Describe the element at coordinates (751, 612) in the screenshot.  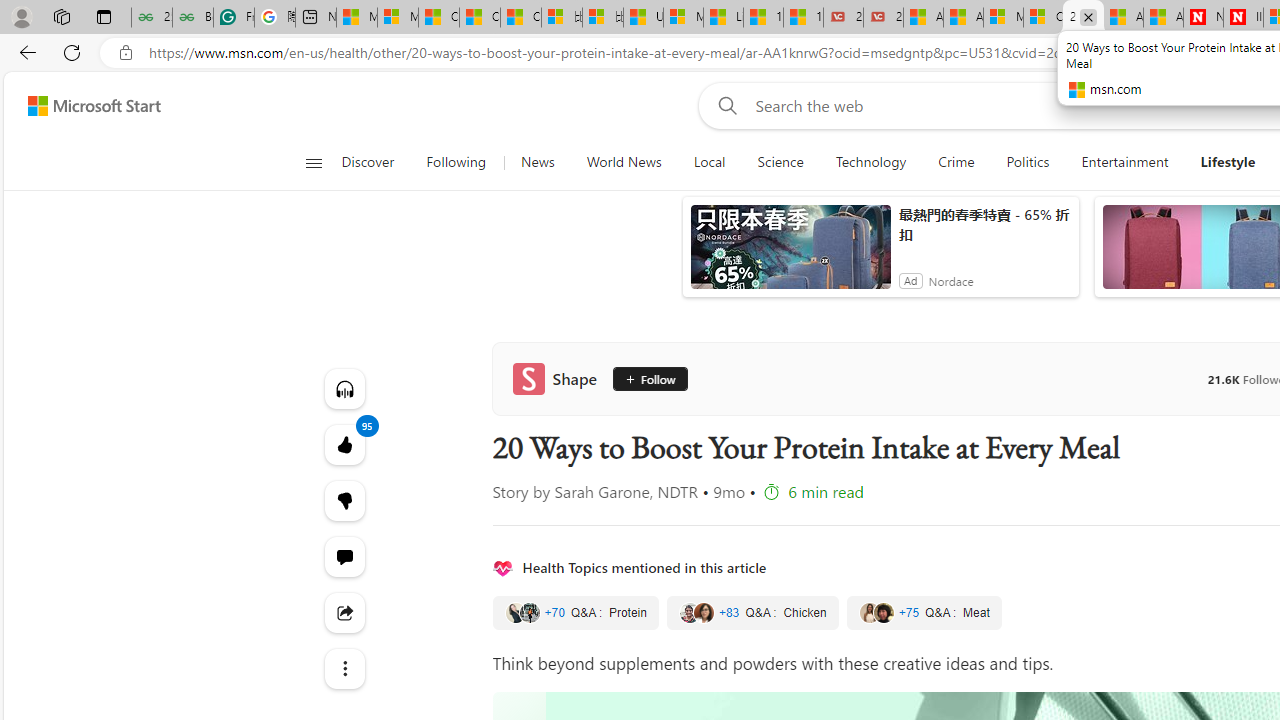
I see `'Chicken'` at that location.